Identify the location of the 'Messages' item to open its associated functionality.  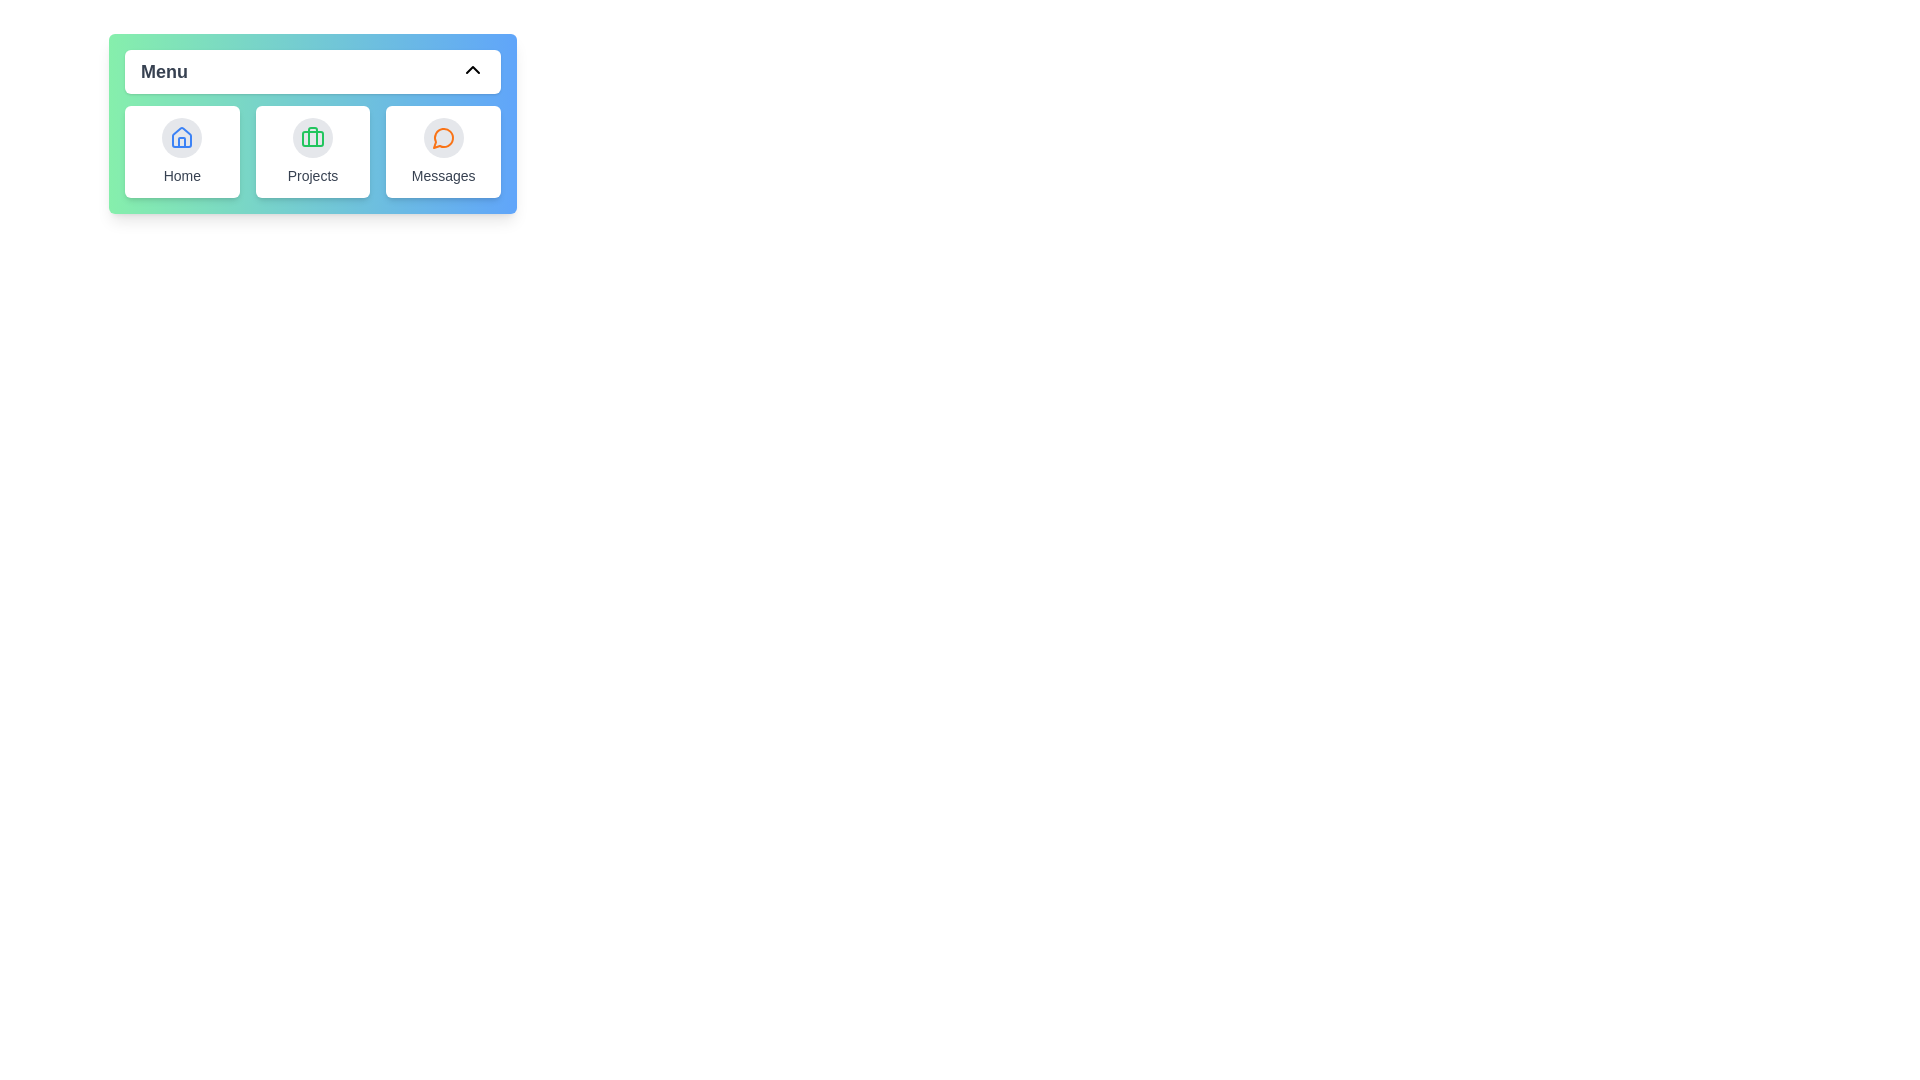
(442, 150).